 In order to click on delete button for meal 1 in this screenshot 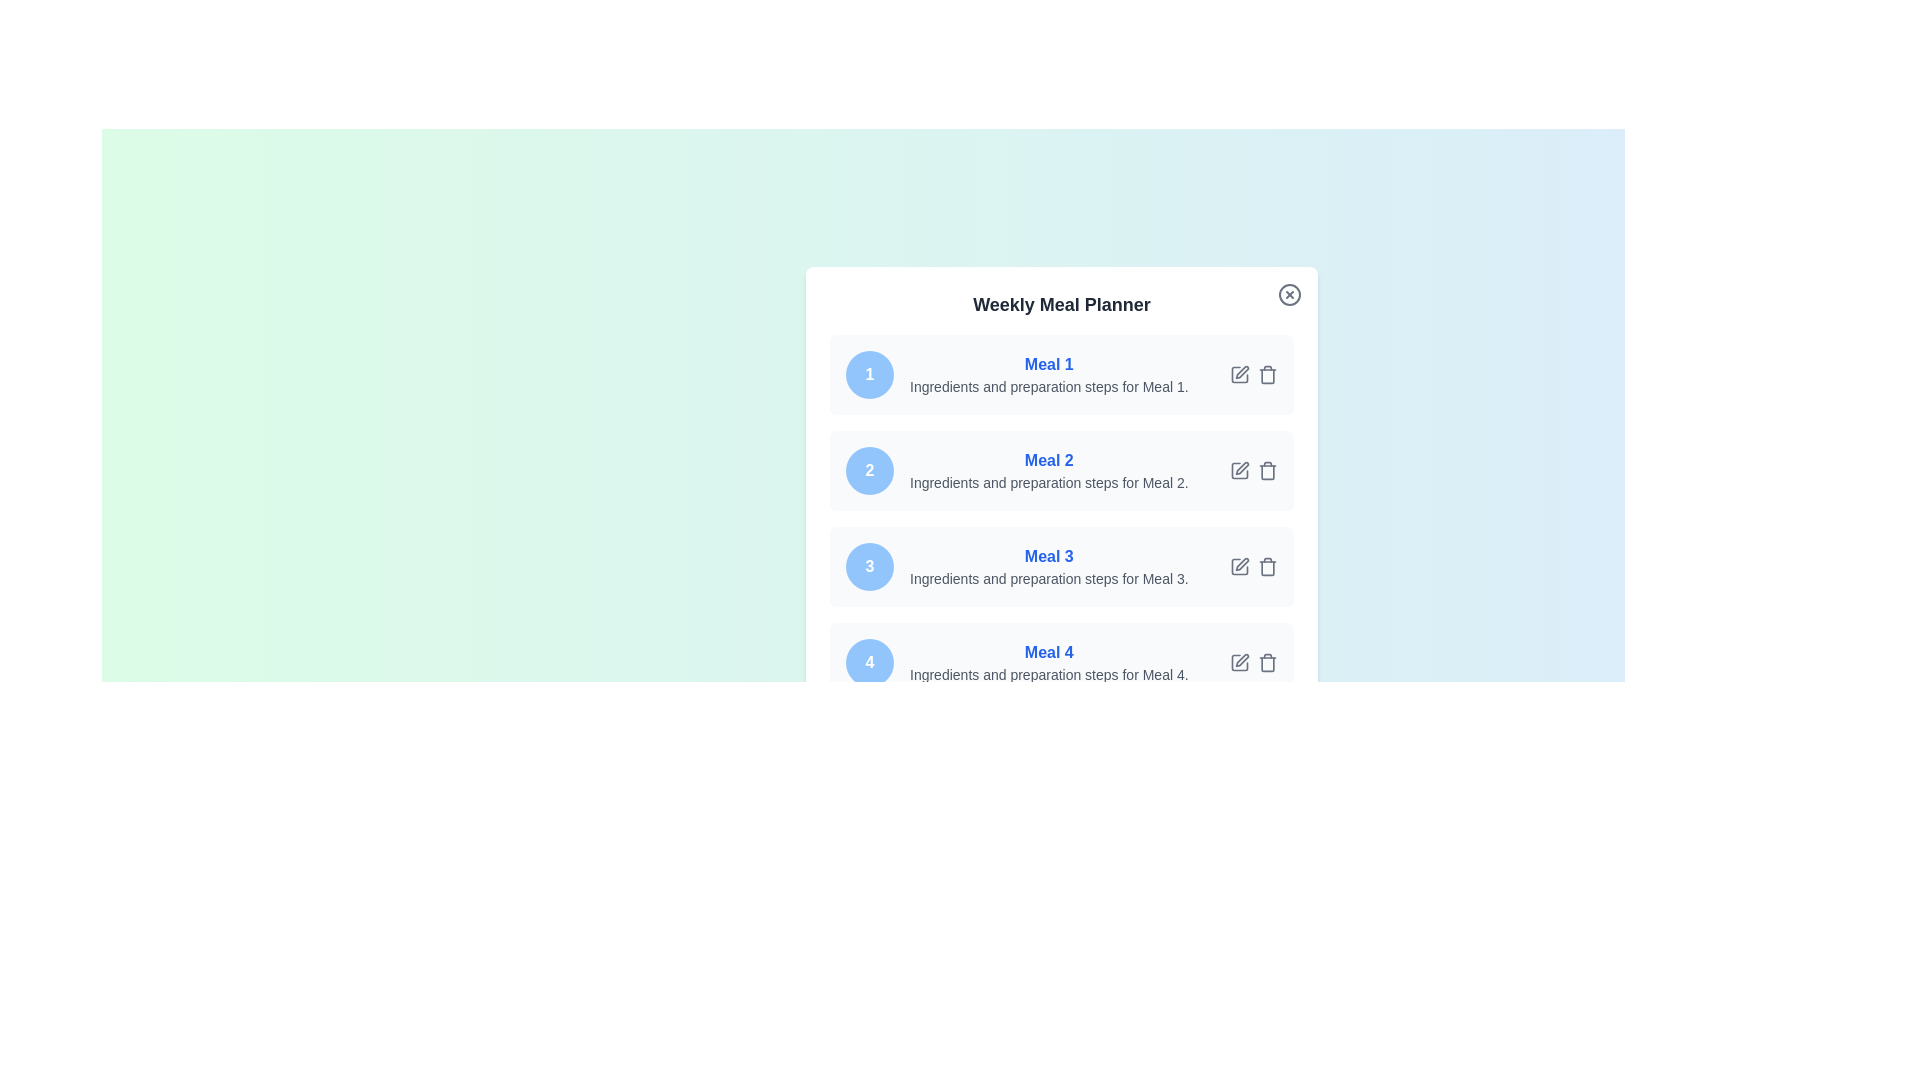, I will do `click(1266, 374)`.